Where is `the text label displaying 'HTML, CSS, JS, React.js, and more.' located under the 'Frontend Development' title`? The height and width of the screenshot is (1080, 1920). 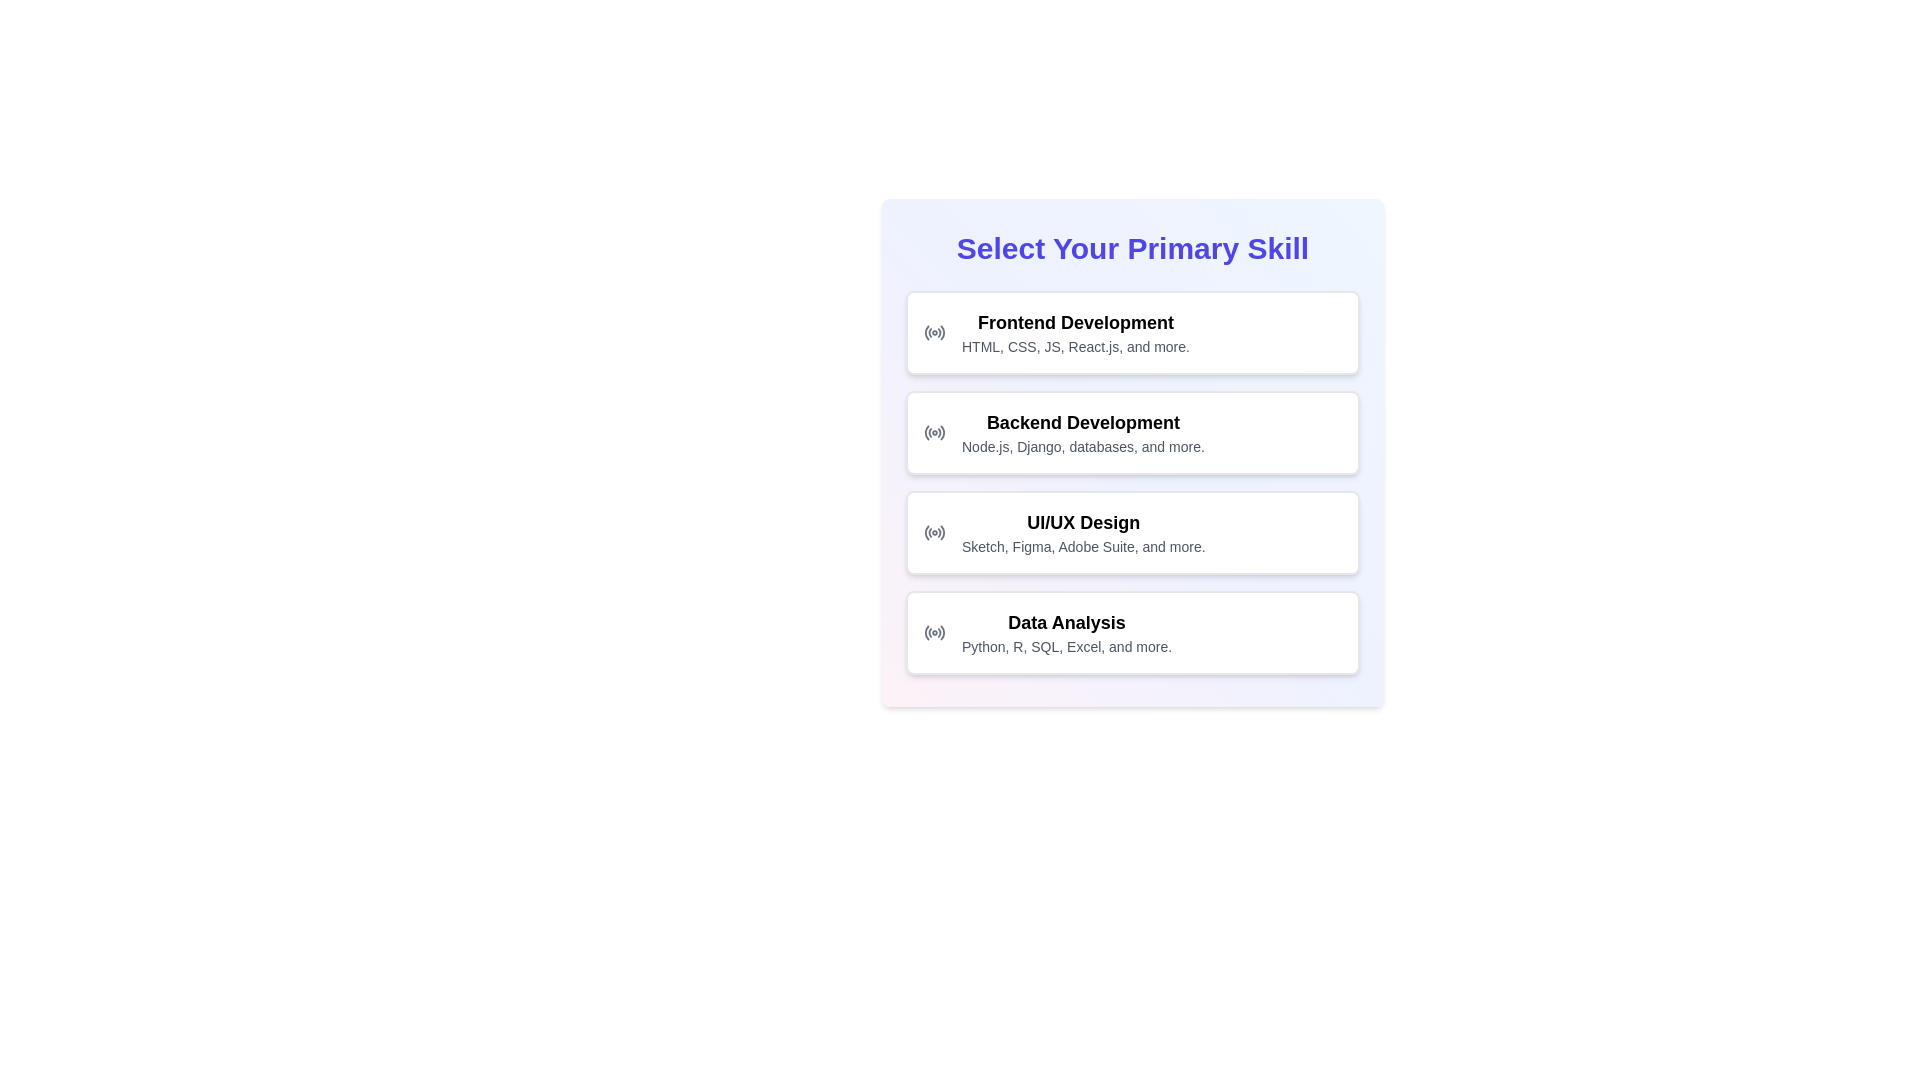
the text label displaying 'HTML, CSS, JS, React.js, and more.' located under the 'Frontend Development' title is located at coordinates (1074, 346).